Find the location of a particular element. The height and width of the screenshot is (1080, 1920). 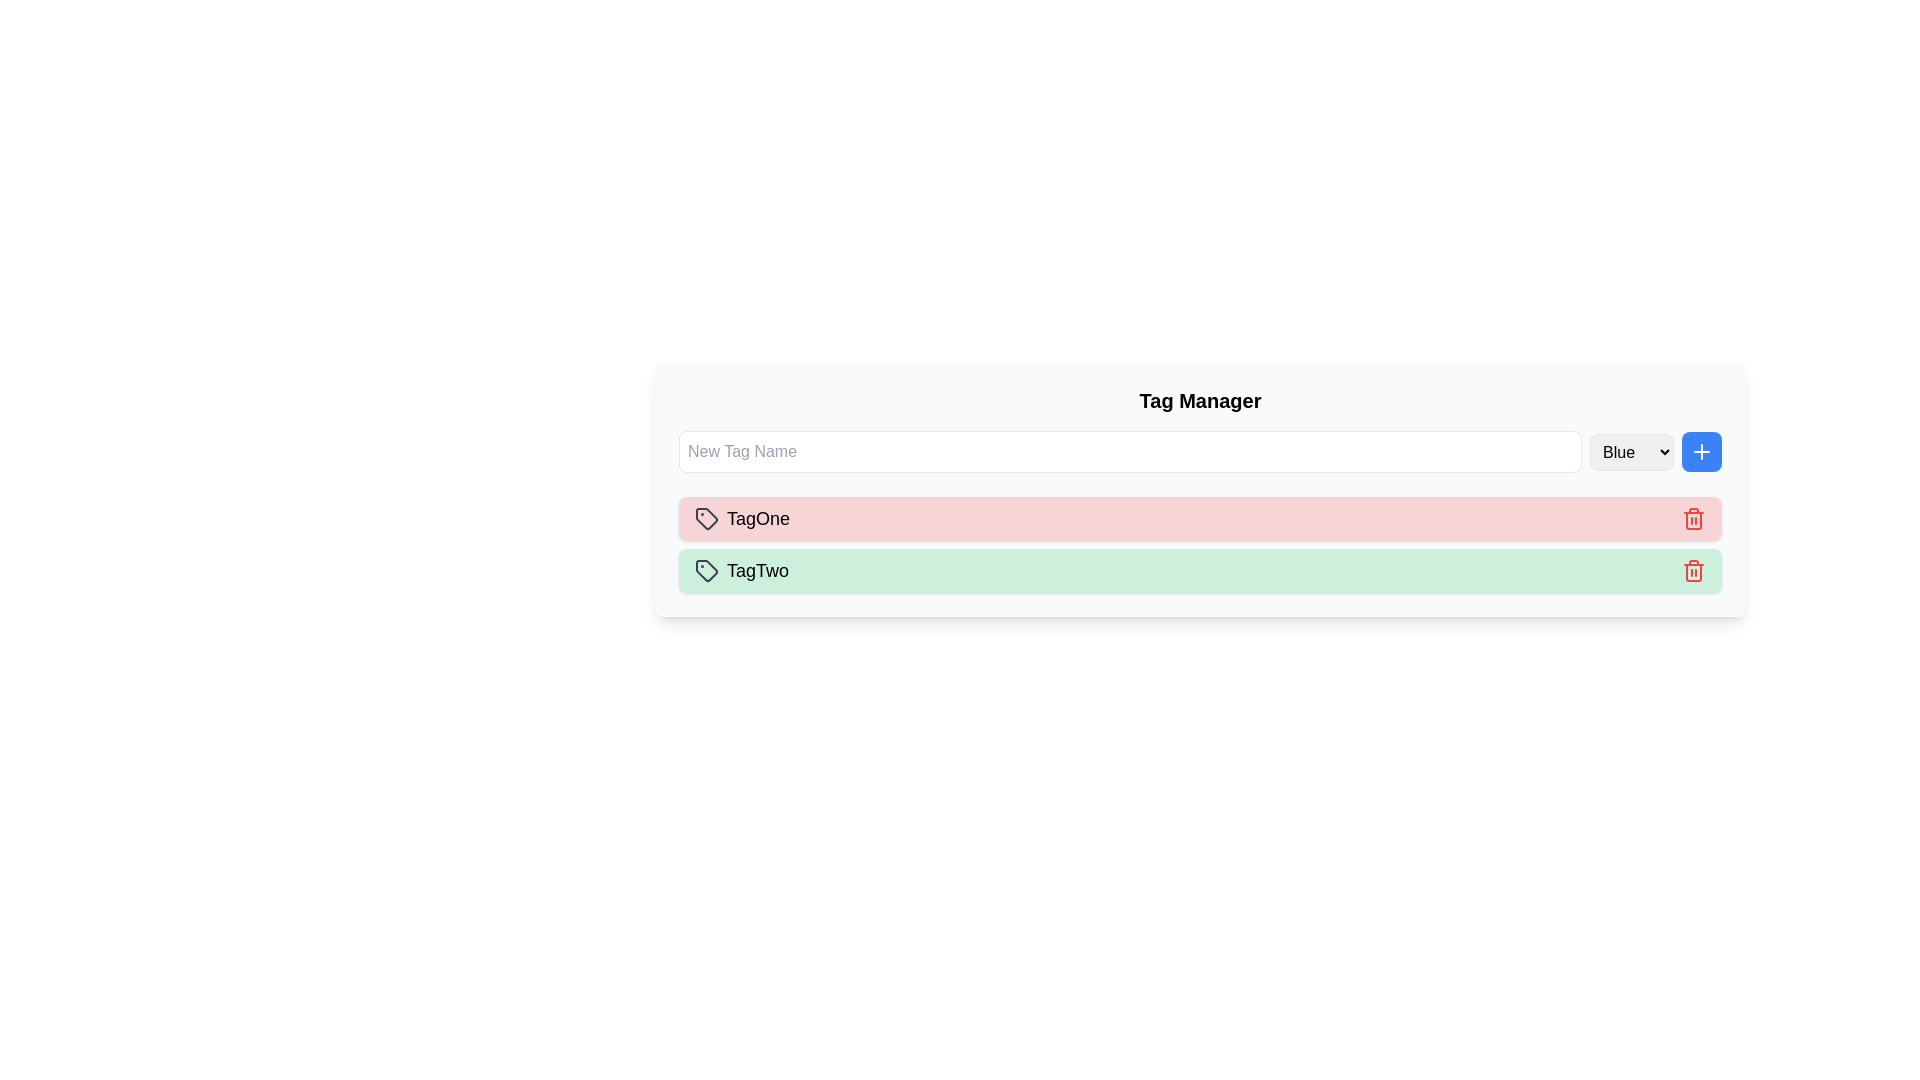

the label 'TagOne' which has a tag icon and is highlighted in light pink for rearrangement or reassignment is located at coordinates (741, 518).